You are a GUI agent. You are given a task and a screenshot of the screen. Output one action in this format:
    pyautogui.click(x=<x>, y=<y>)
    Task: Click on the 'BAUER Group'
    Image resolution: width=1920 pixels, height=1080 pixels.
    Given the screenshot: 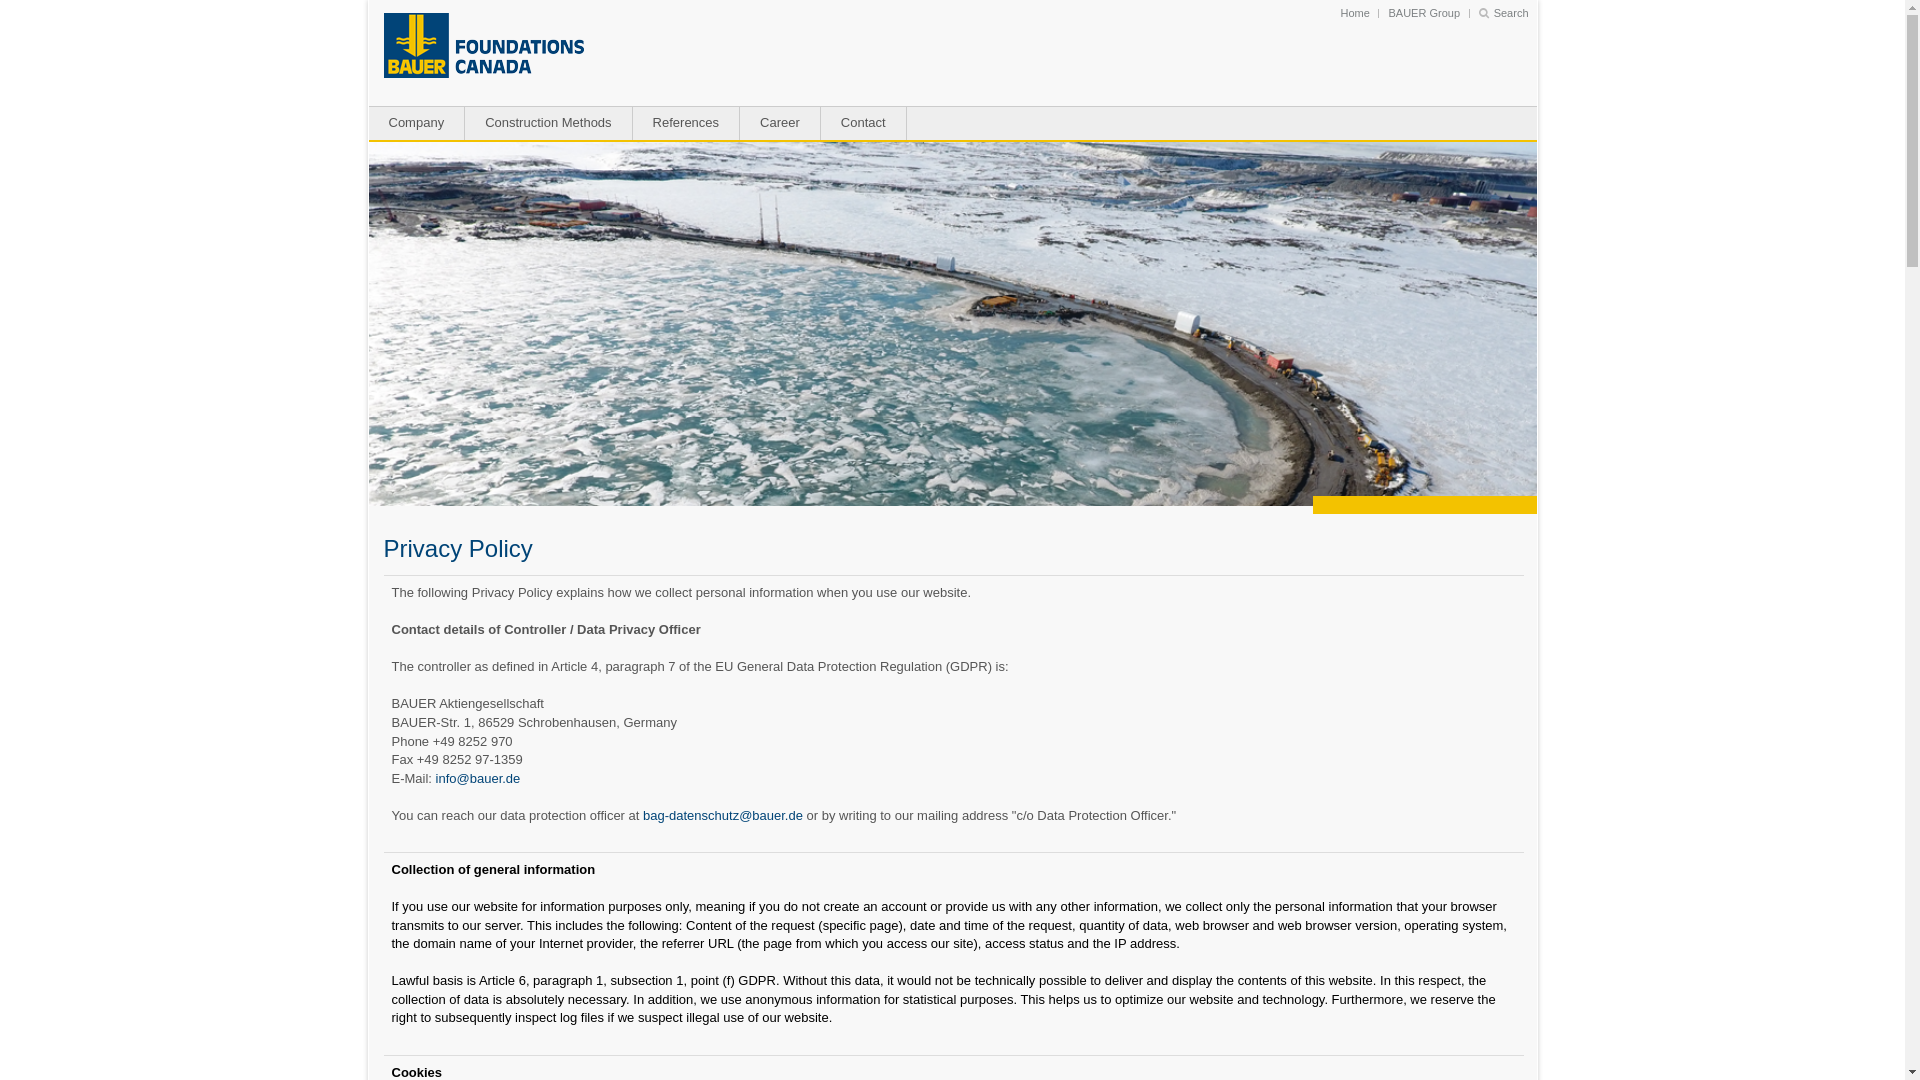 What is the action you would take?
    pyautogui.click(x=1423, y=12)
    